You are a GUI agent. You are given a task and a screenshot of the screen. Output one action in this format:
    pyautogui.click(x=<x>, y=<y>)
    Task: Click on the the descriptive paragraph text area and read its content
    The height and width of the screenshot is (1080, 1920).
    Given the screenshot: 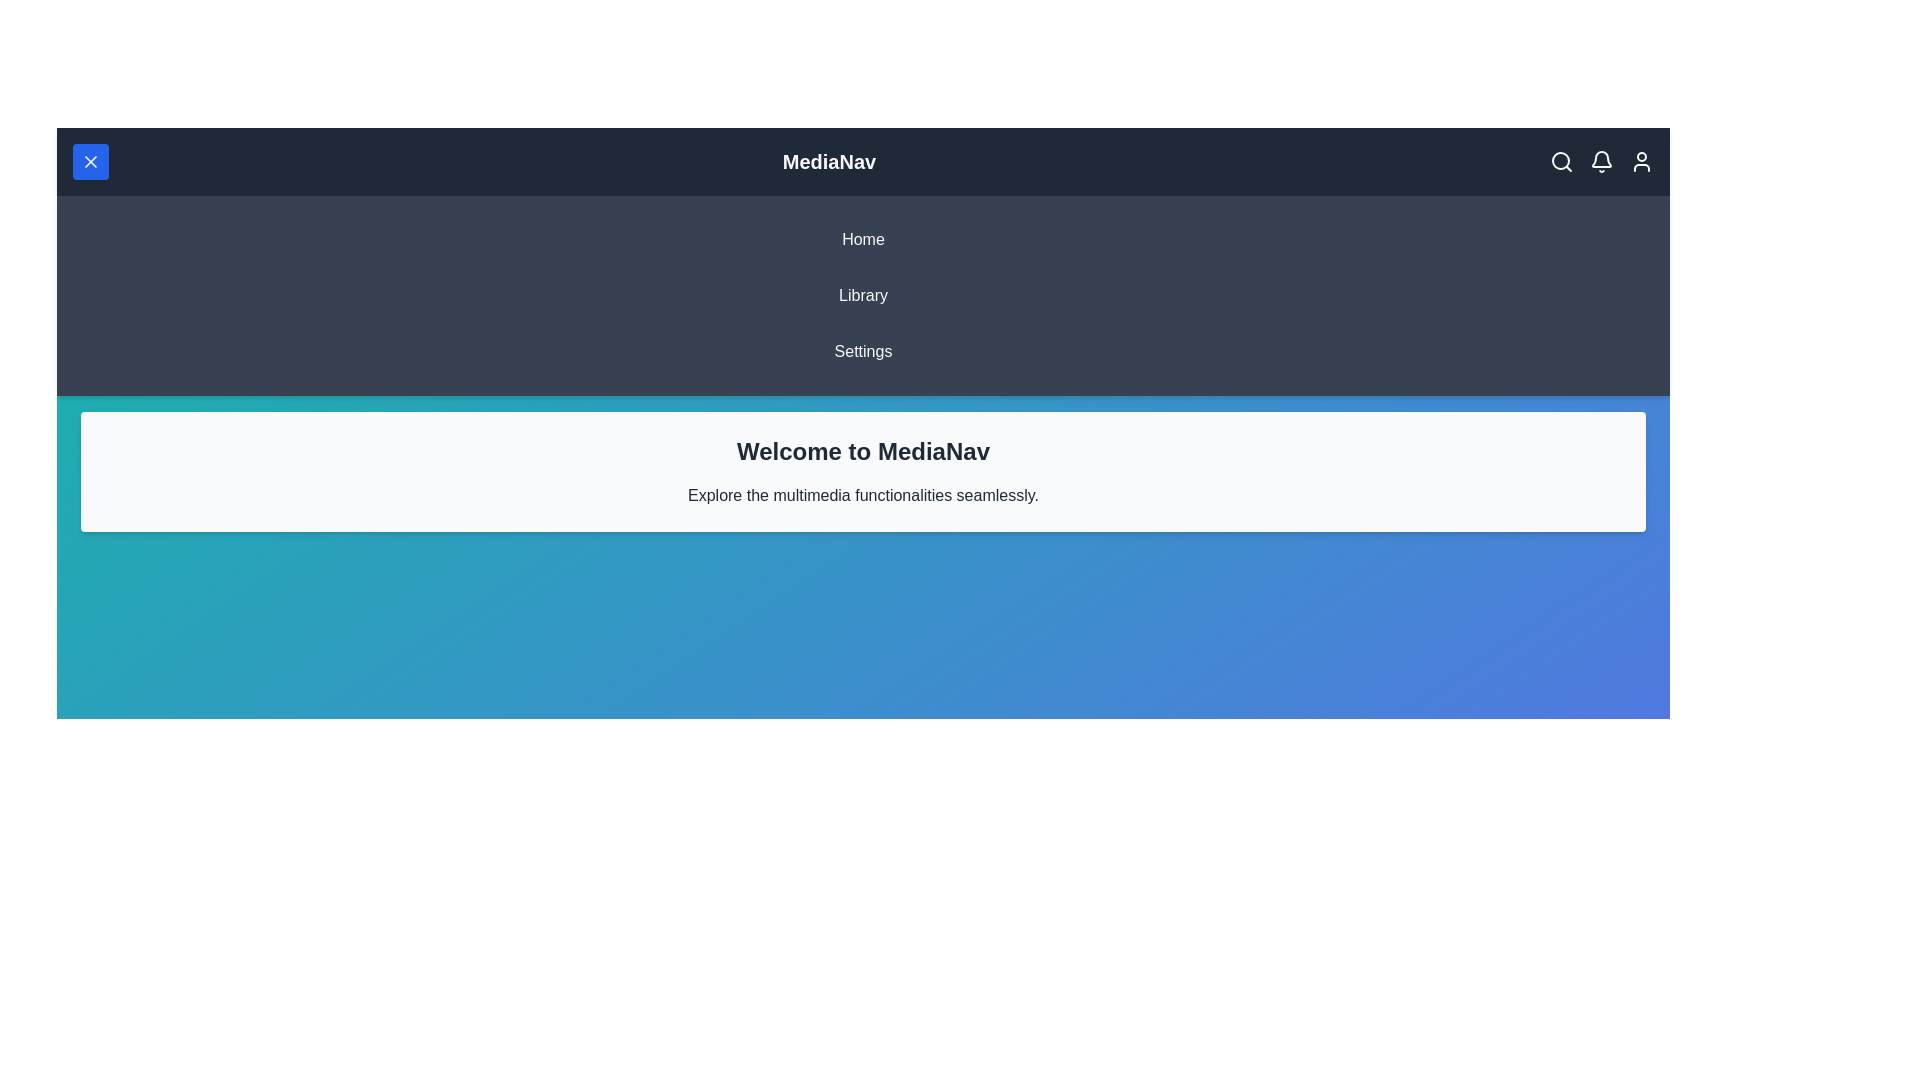 What is the action you would take?
    pyautogui.click(x=863, y=471)
    